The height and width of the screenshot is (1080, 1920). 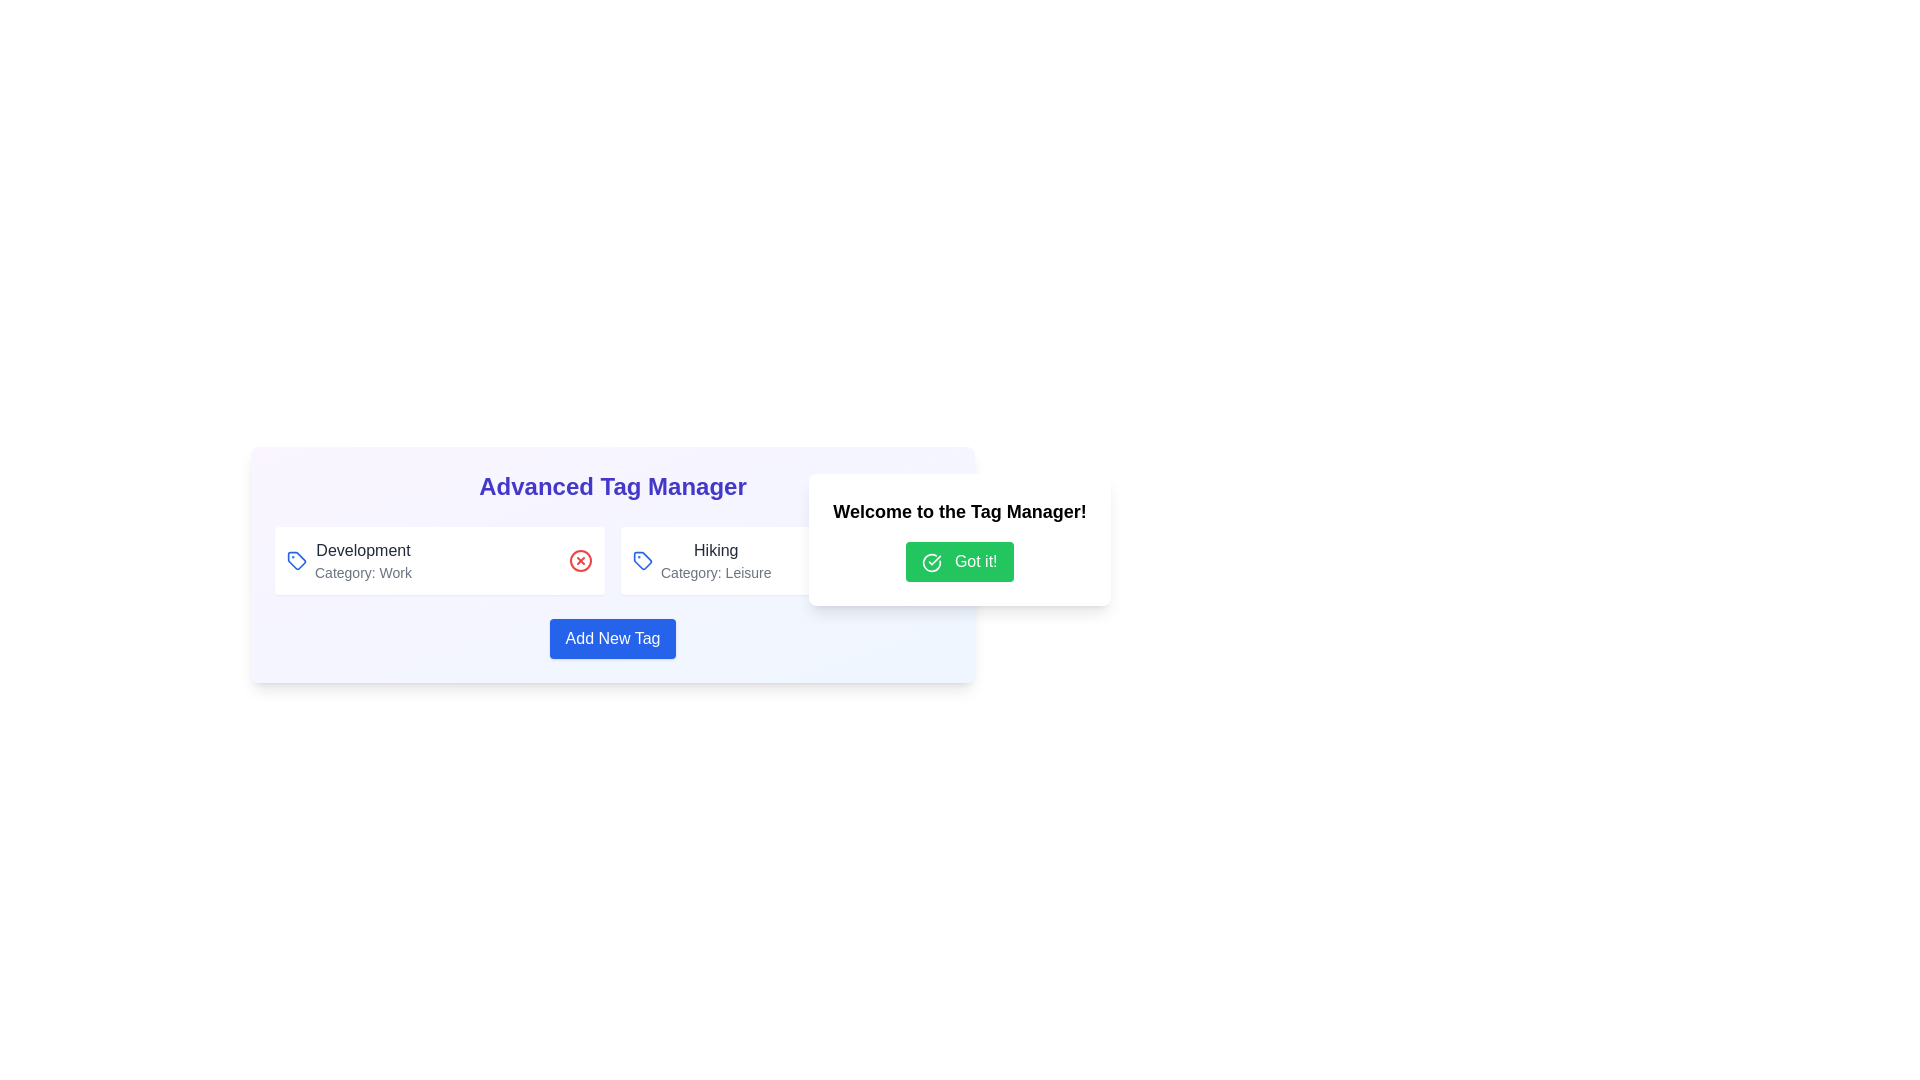 I want to click on the tag icon associated with the 'Hiking' category, which is positioned to the left of the text 'HikingCategory: Leisure', so click(x=643, y=560).